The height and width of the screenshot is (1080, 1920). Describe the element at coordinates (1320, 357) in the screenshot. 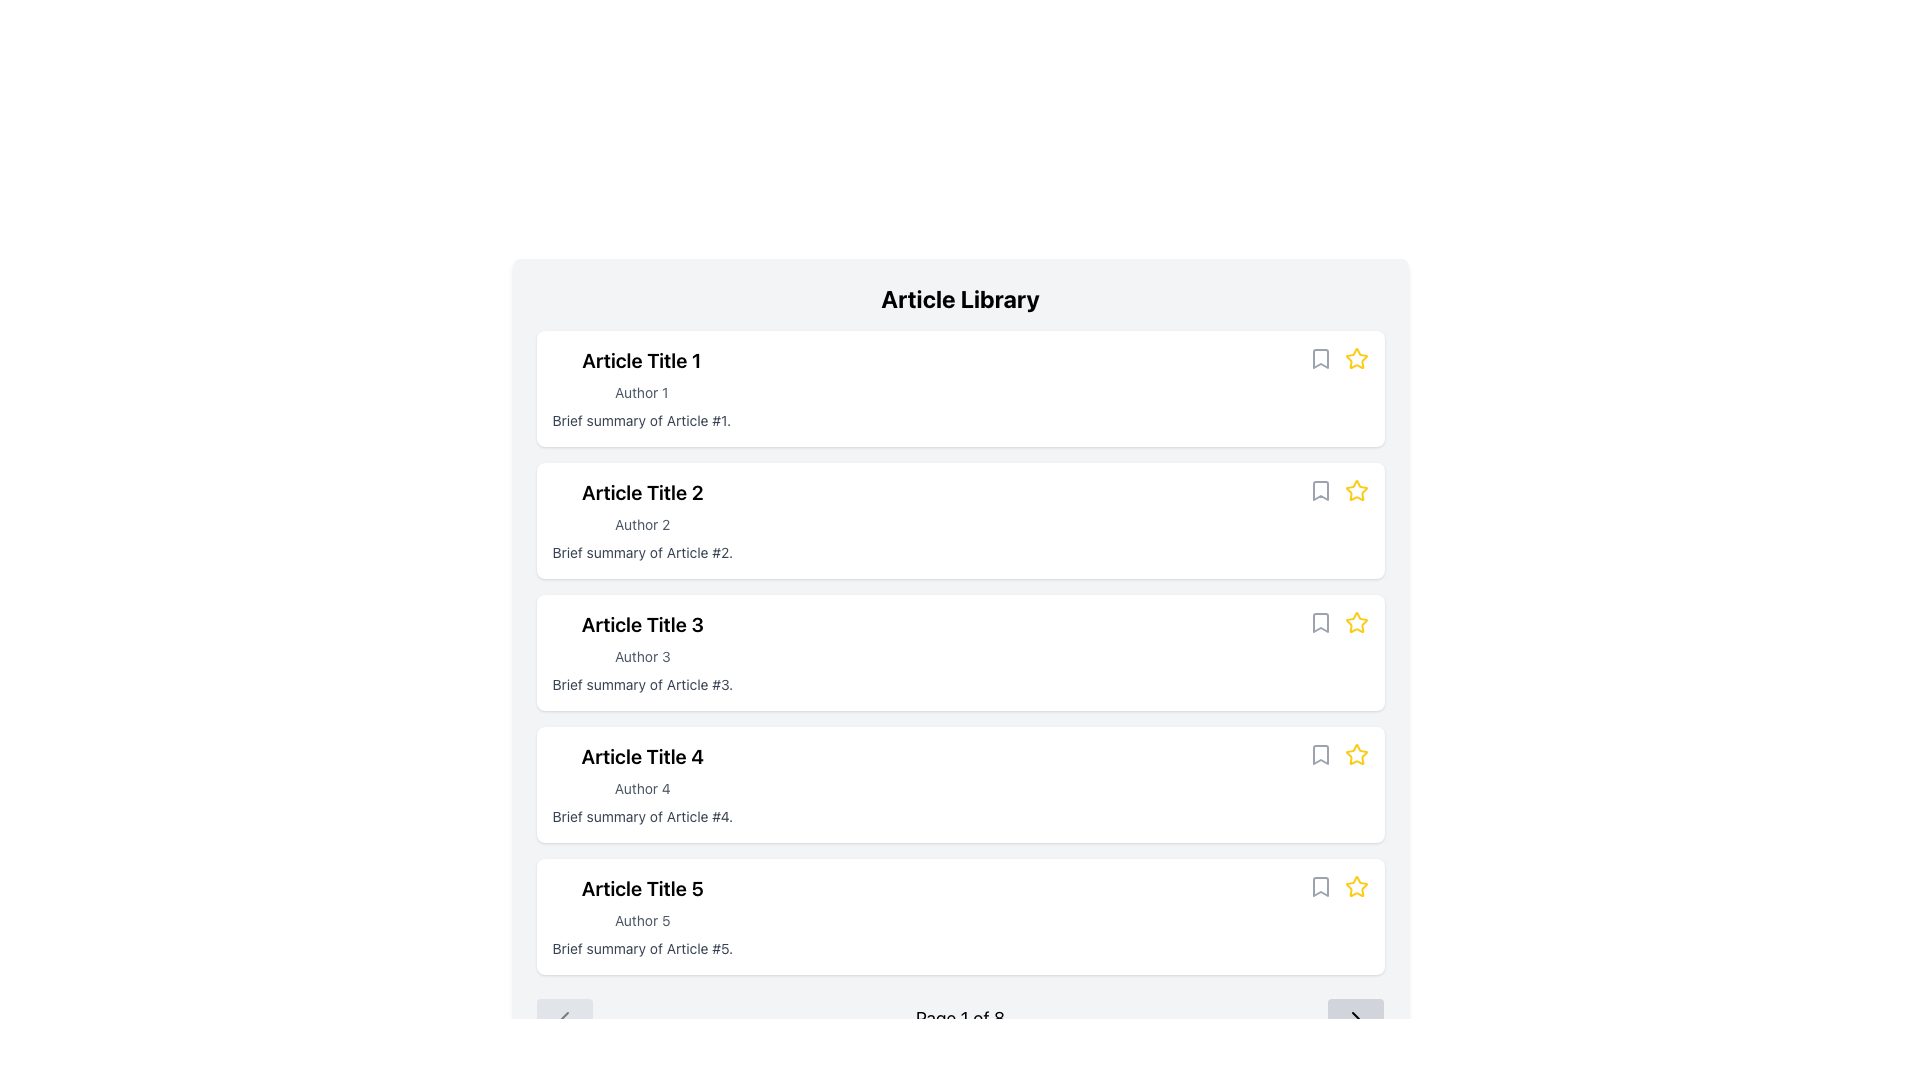

I see `the bookmark icon, which is styled with a triangular cut-out at the top and is gray in color` at that location.